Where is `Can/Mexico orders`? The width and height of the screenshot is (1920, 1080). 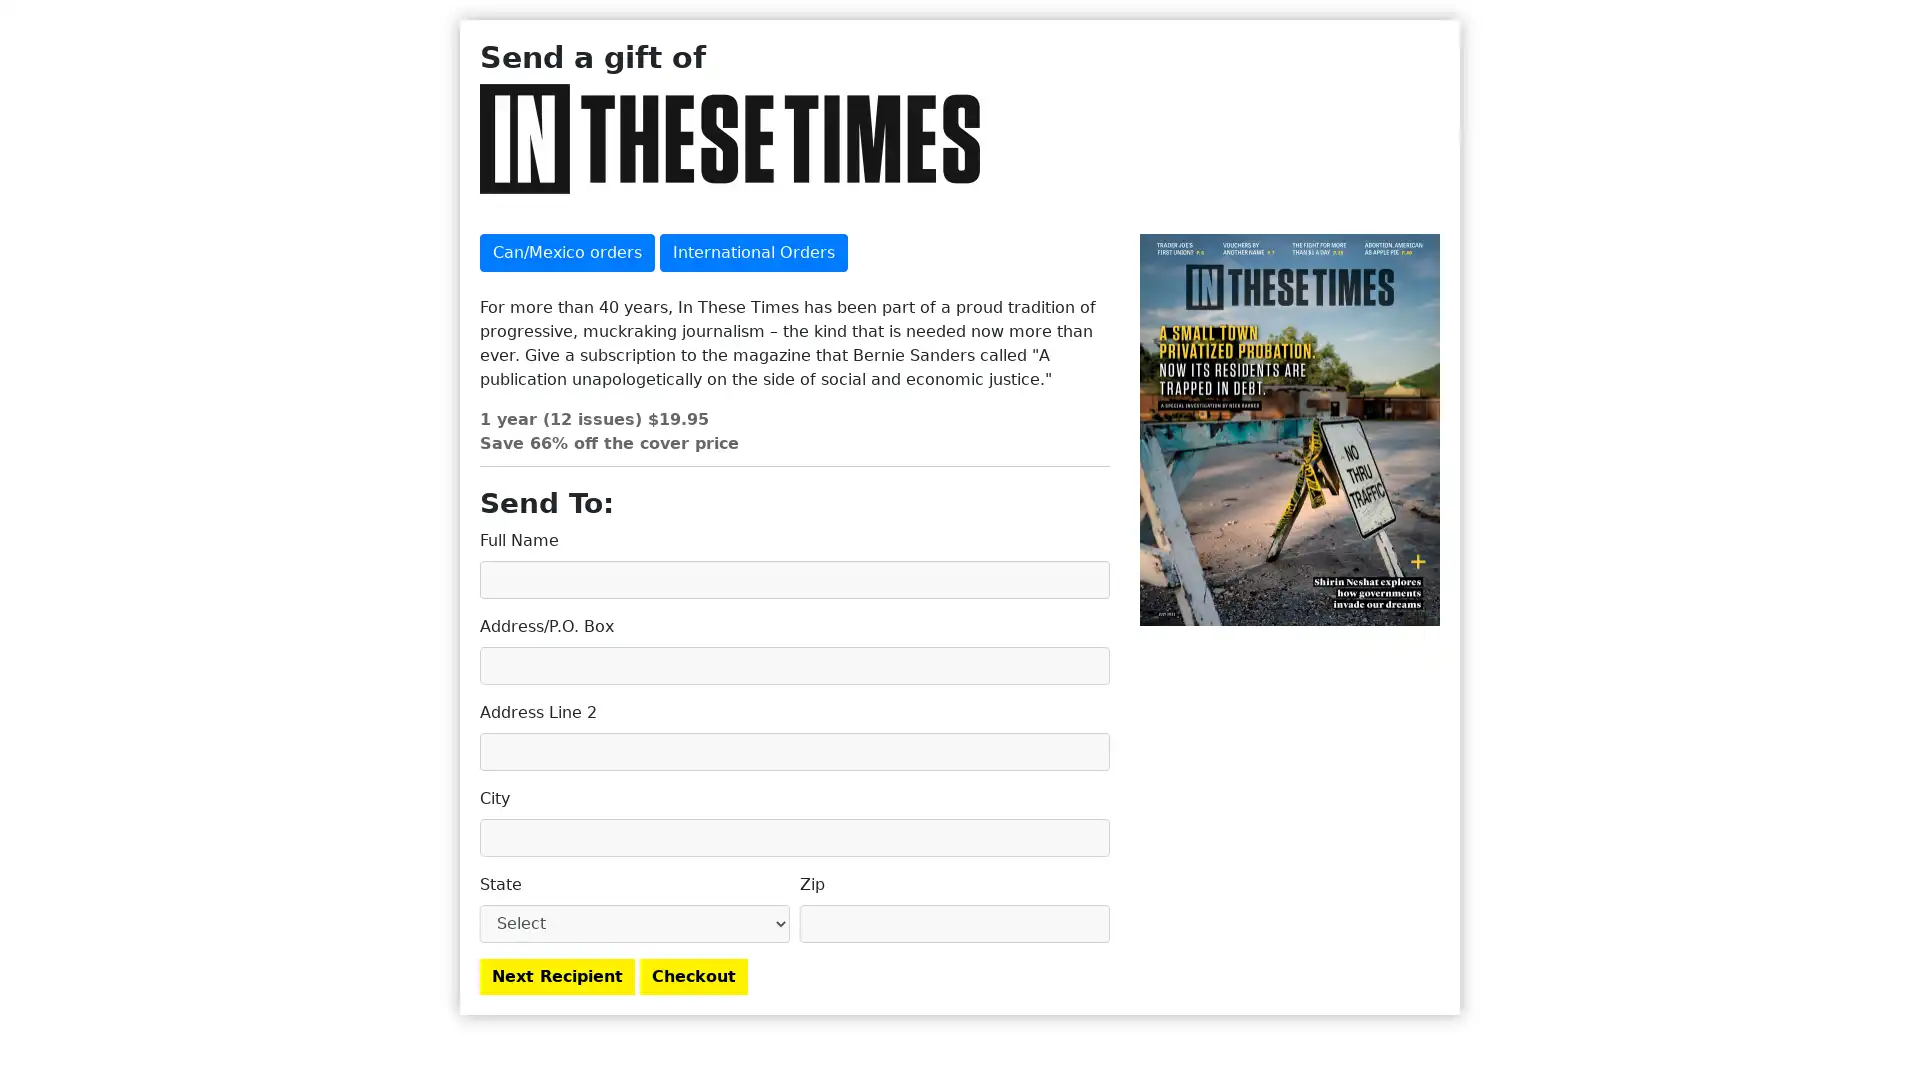 Can/Mexico orders is located at coordinates (566, 252).